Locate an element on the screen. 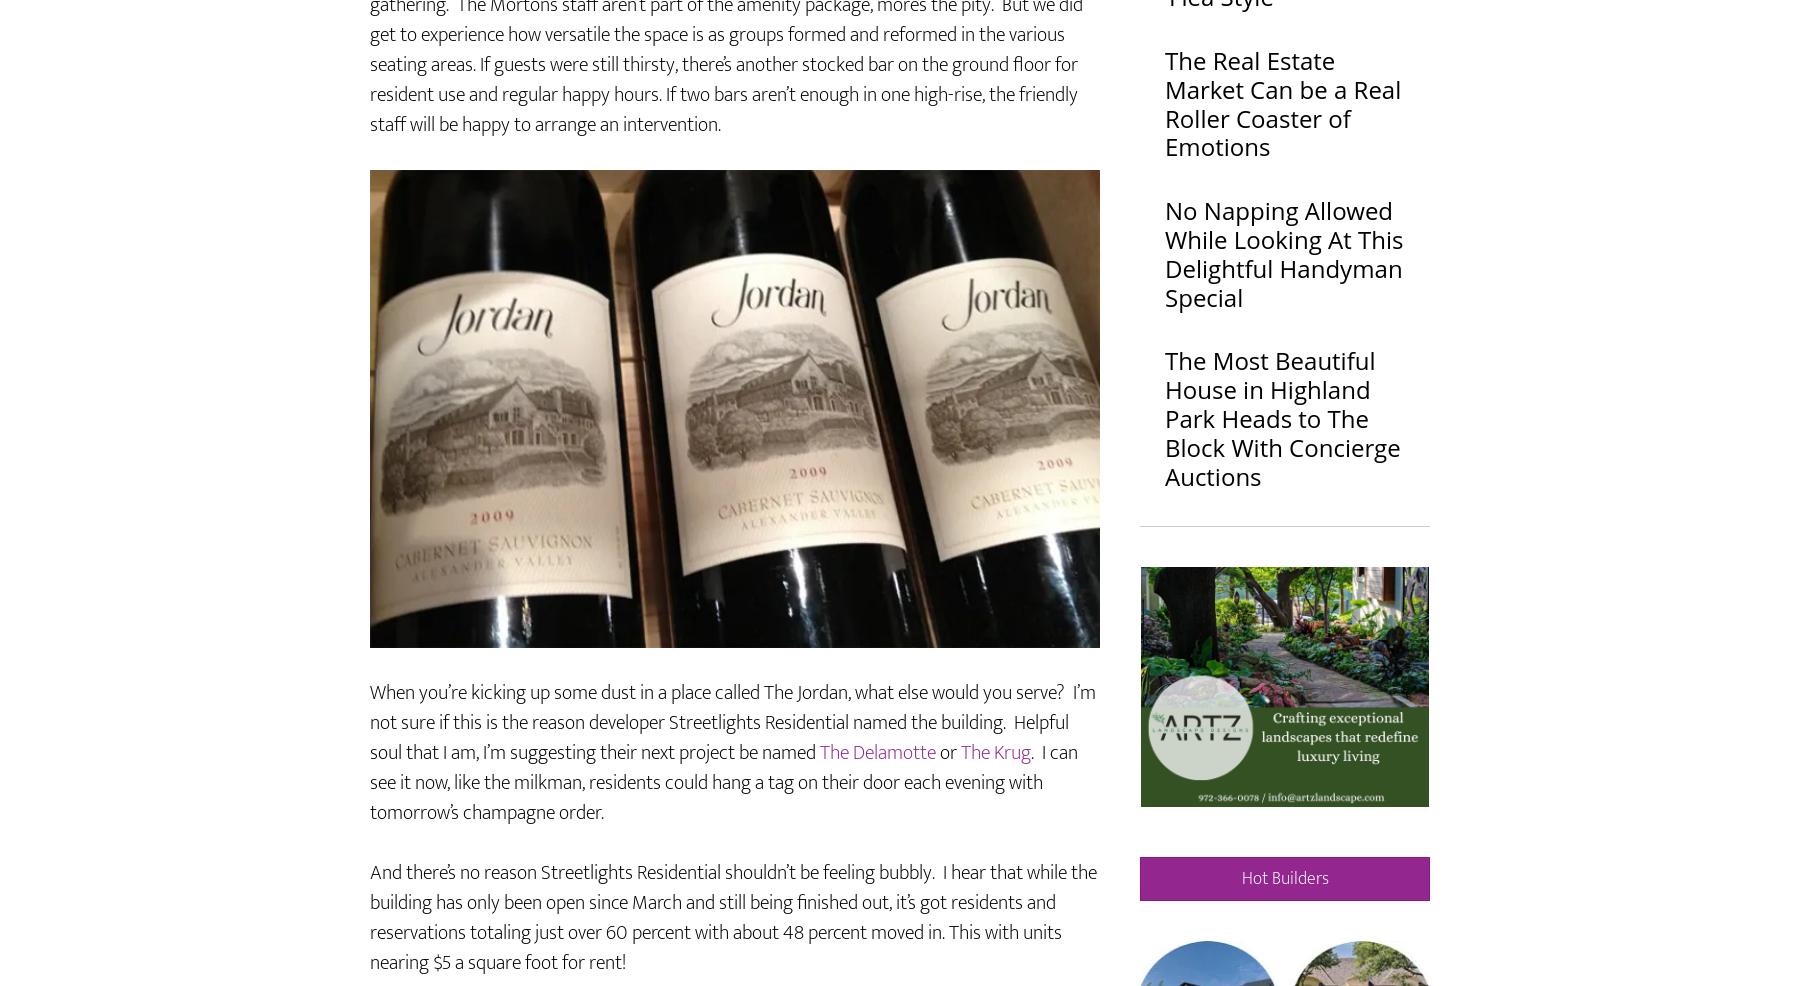 The width and height of the screenshot is (1810, 986). '.  I can see it now, like the milkman, residents could hang a tag on their door each evening with tomorrow’s champagne order.' is located at coordinates (724, 839).